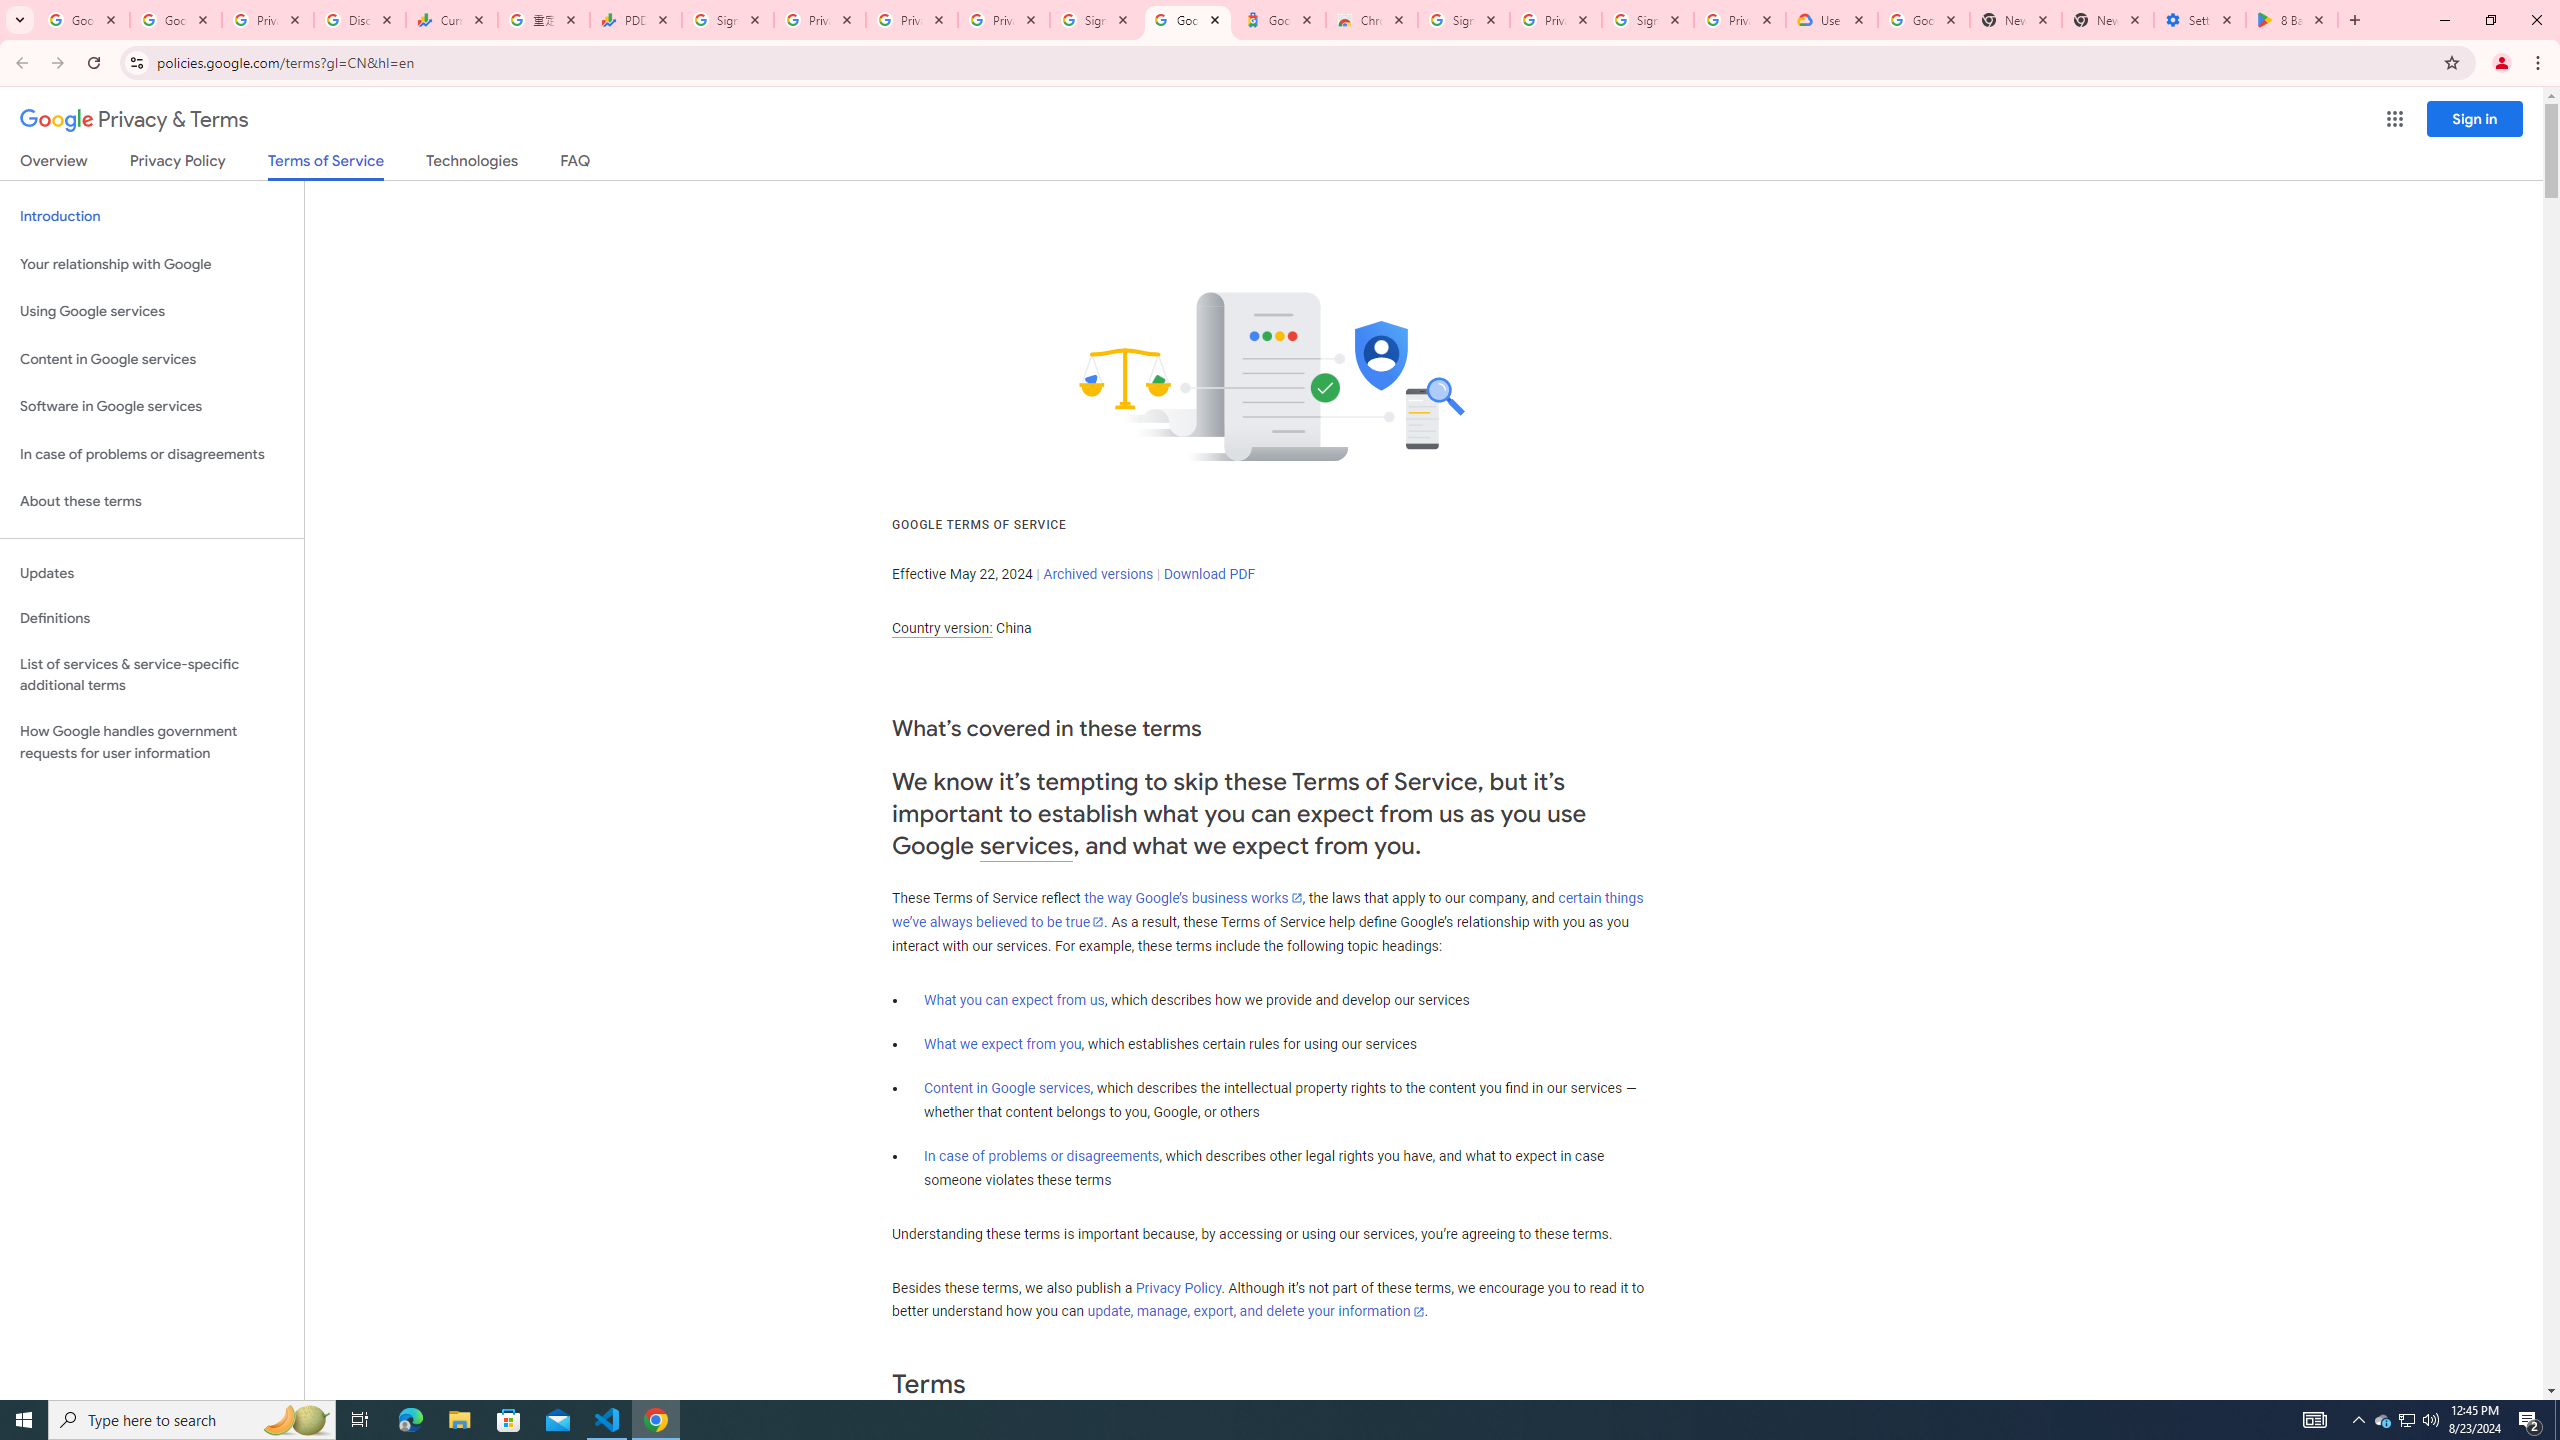 This screenshot has height=1440, width=2560. What do you see at coordinates (2200, 19) in the screenshot?
I see `'Settings - System'` at bounding box center [2200, 19].